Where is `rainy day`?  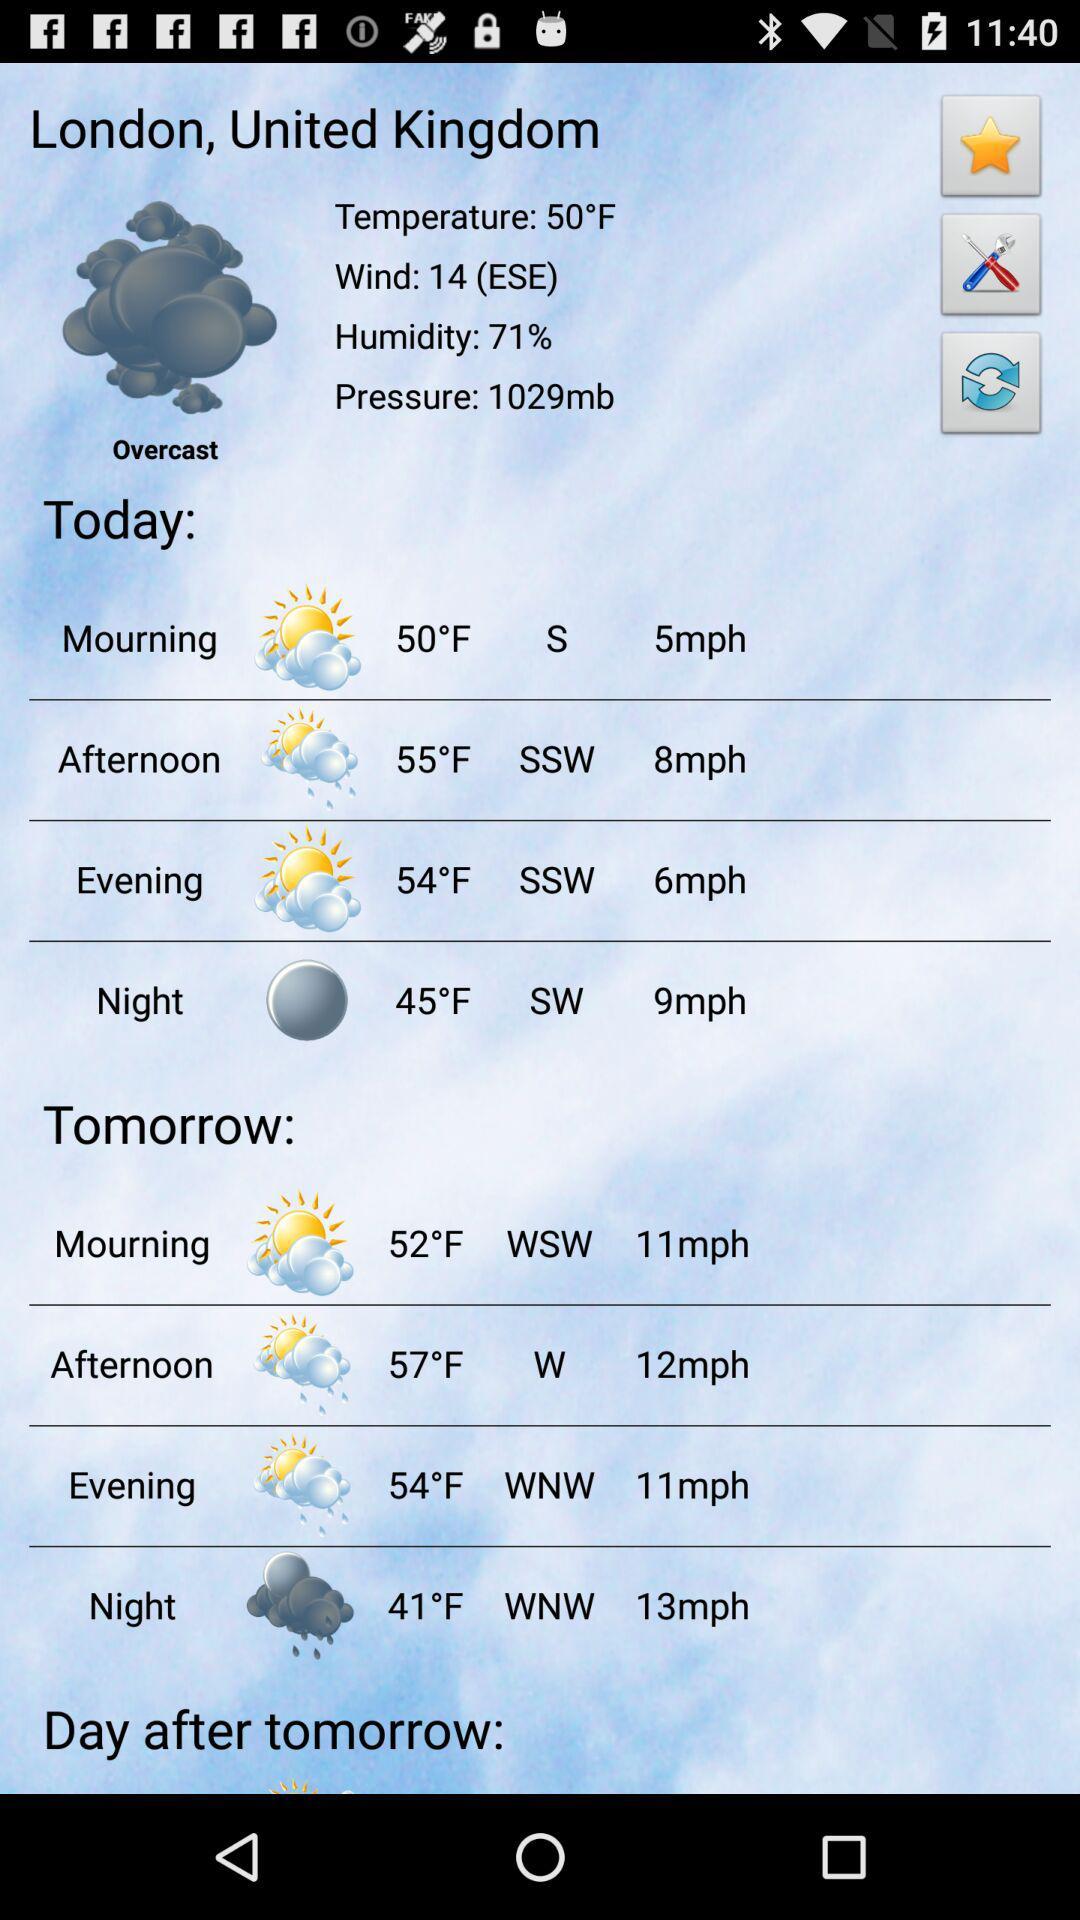 rainy day is located at coordinates (300, 1362).